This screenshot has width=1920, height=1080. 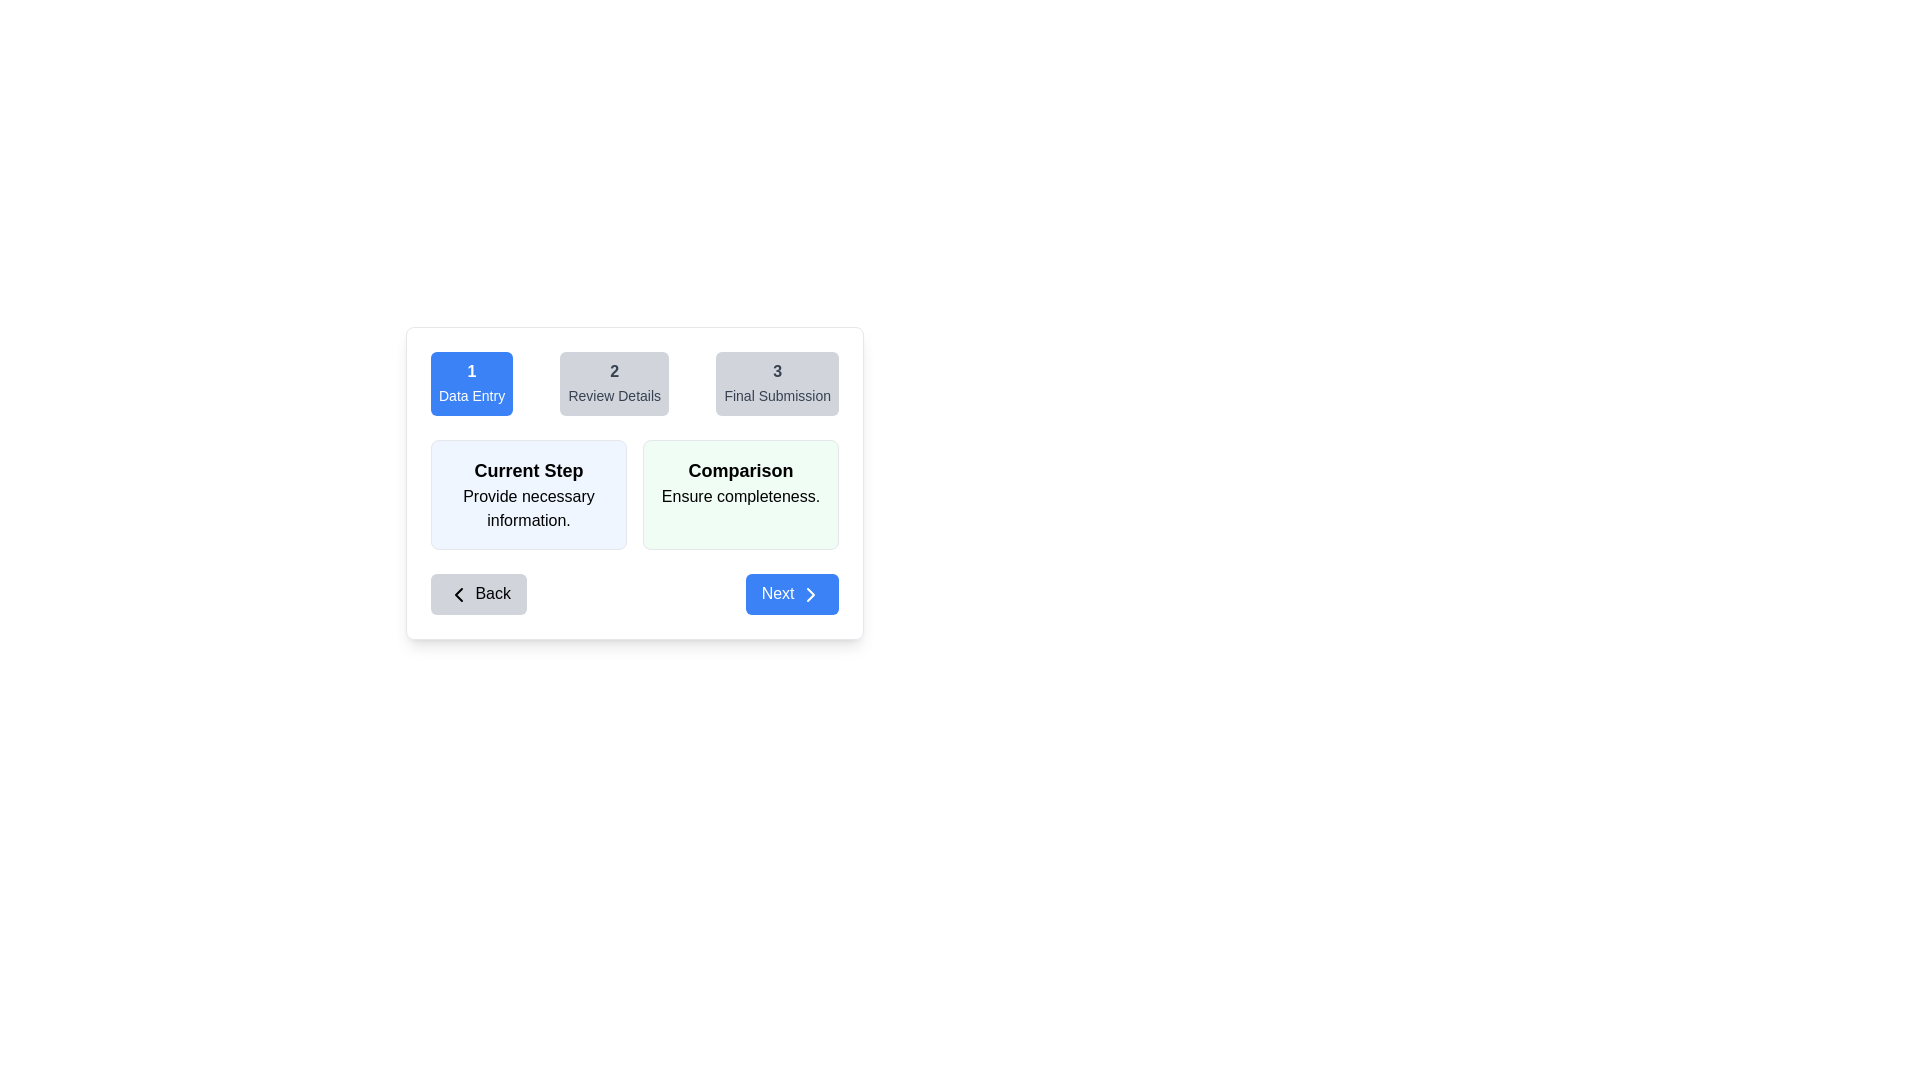 What do you see at coordinates (471, 371) in the screenshot?
I see `the text indicating the sequence number '1' within the 'Data Entry' step indicator, which is inside the blue rectangular button labeled 'Data Entry'` at bounding box center [471, 371].